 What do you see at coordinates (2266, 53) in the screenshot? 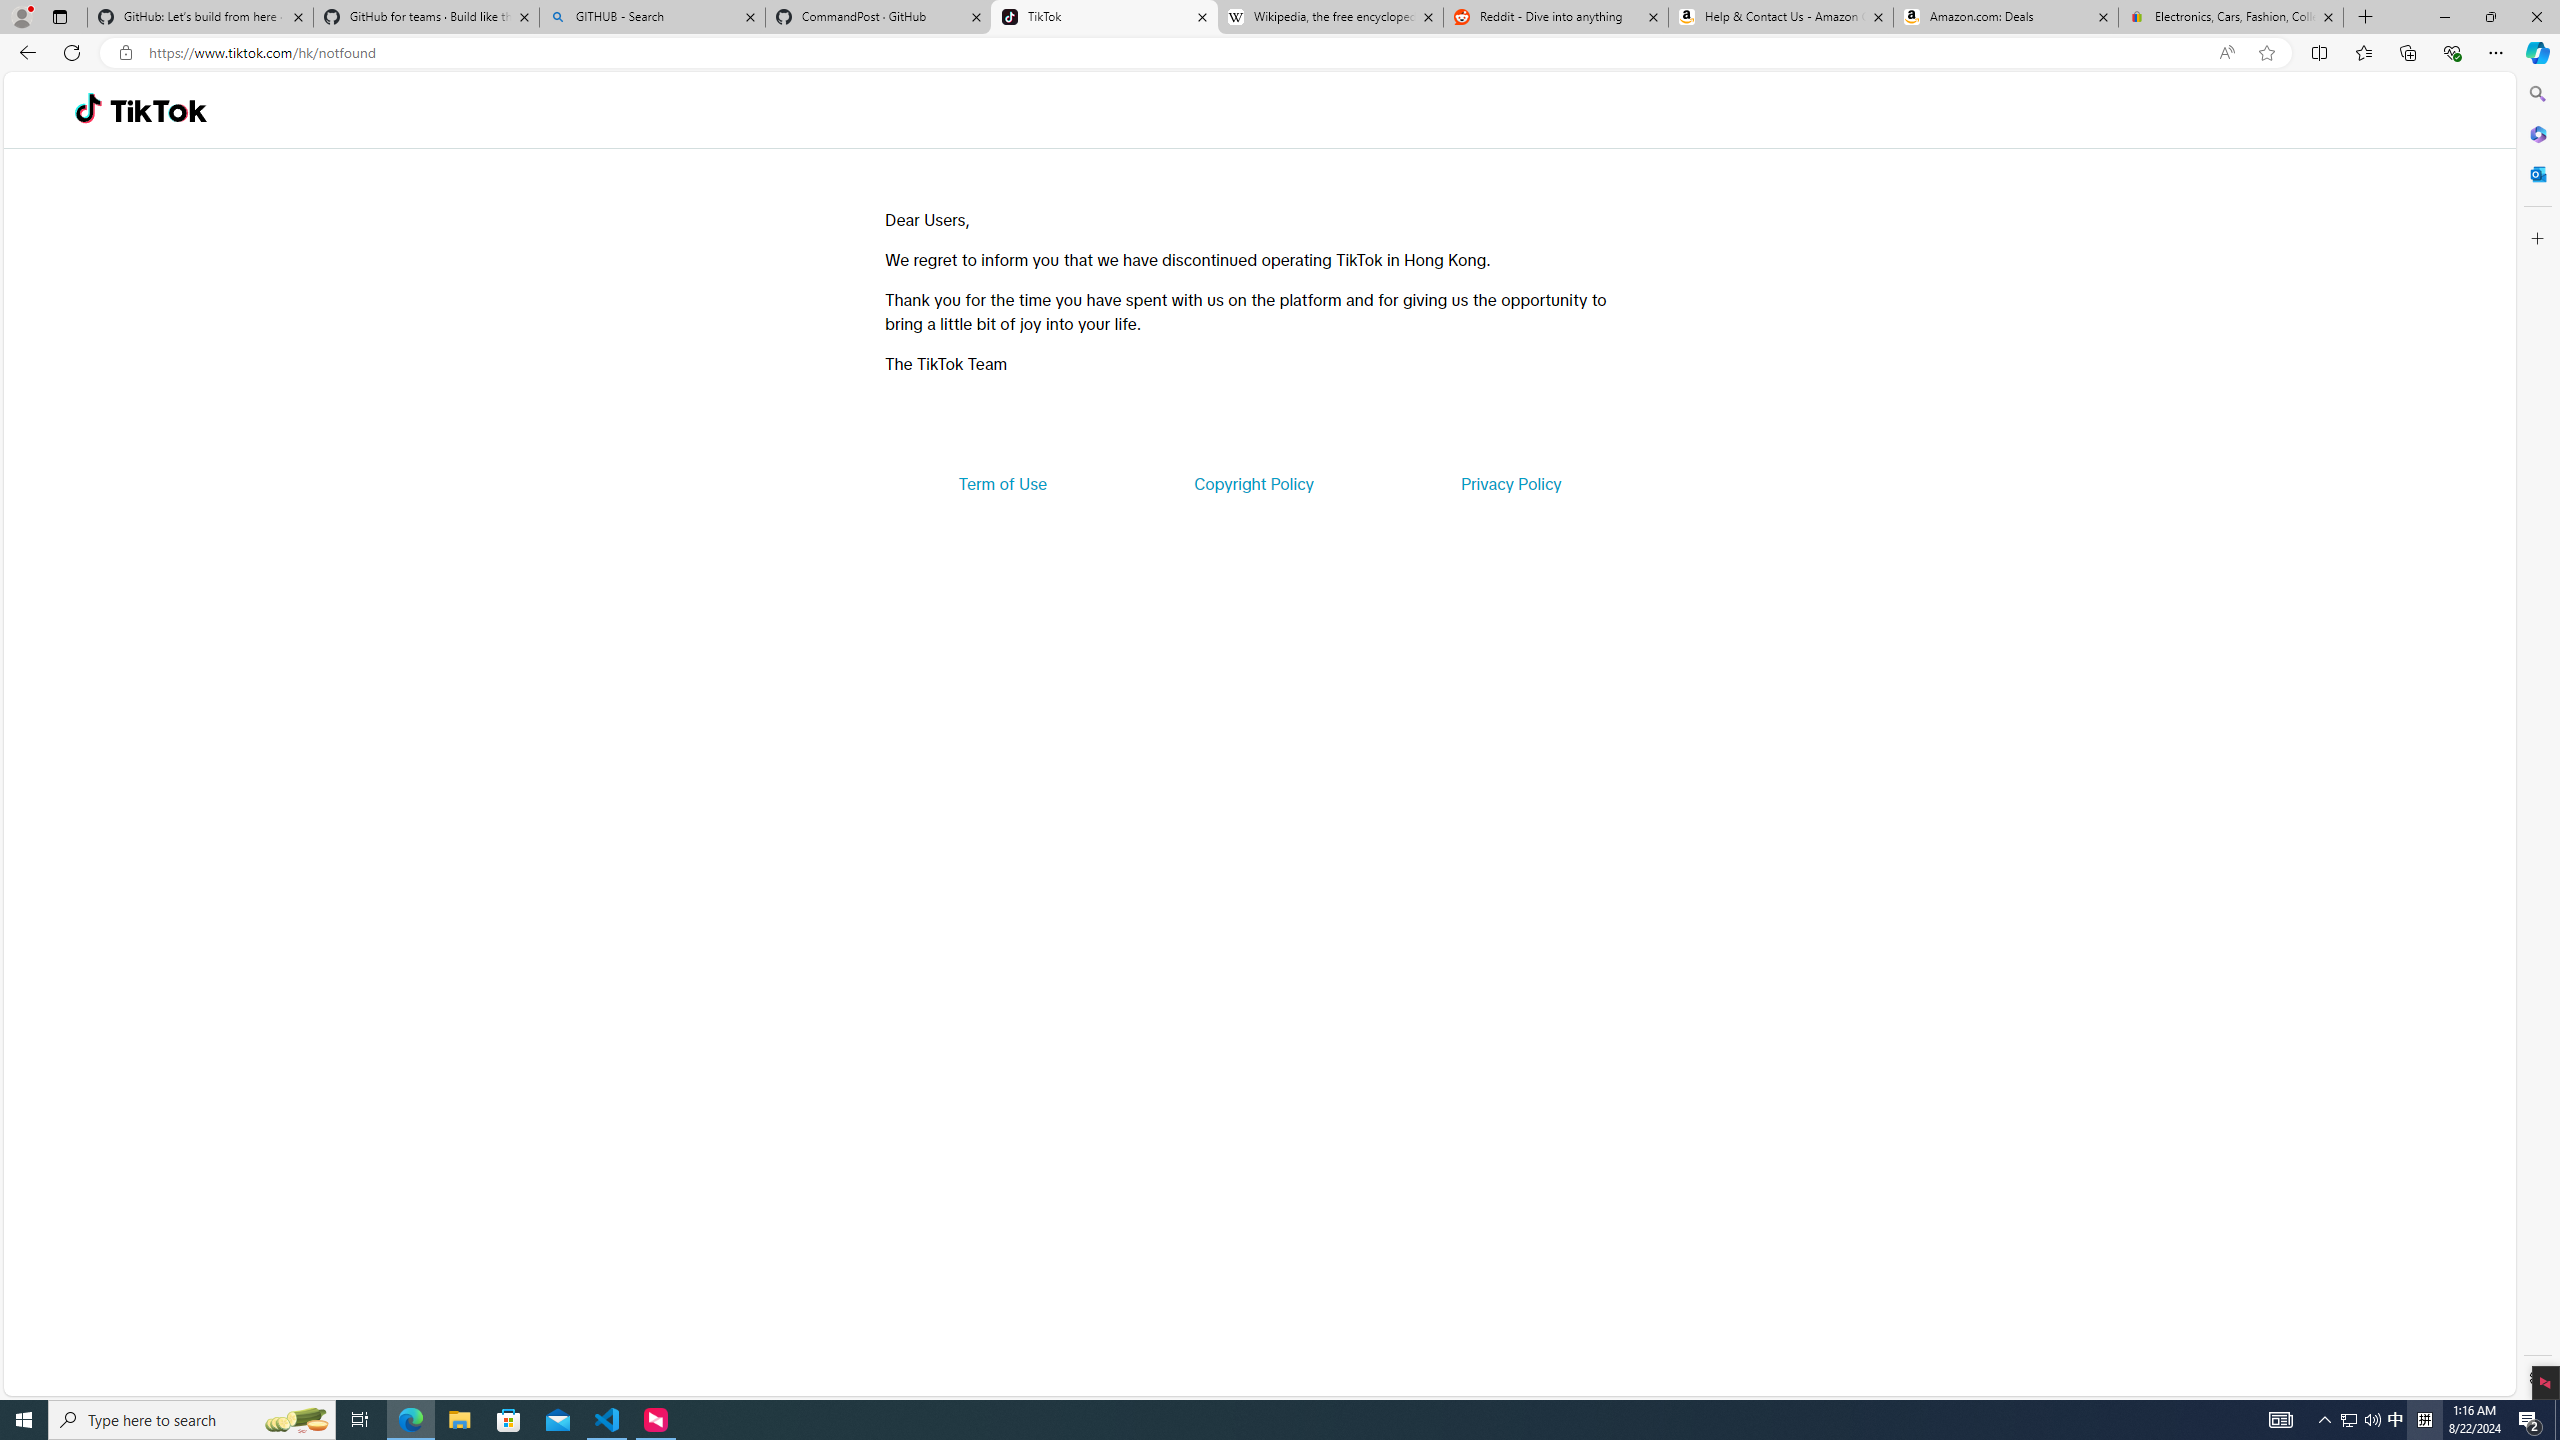
I see `'Add this page to favorites (Ctrl+D)'` at bounding box center [2266, 53].